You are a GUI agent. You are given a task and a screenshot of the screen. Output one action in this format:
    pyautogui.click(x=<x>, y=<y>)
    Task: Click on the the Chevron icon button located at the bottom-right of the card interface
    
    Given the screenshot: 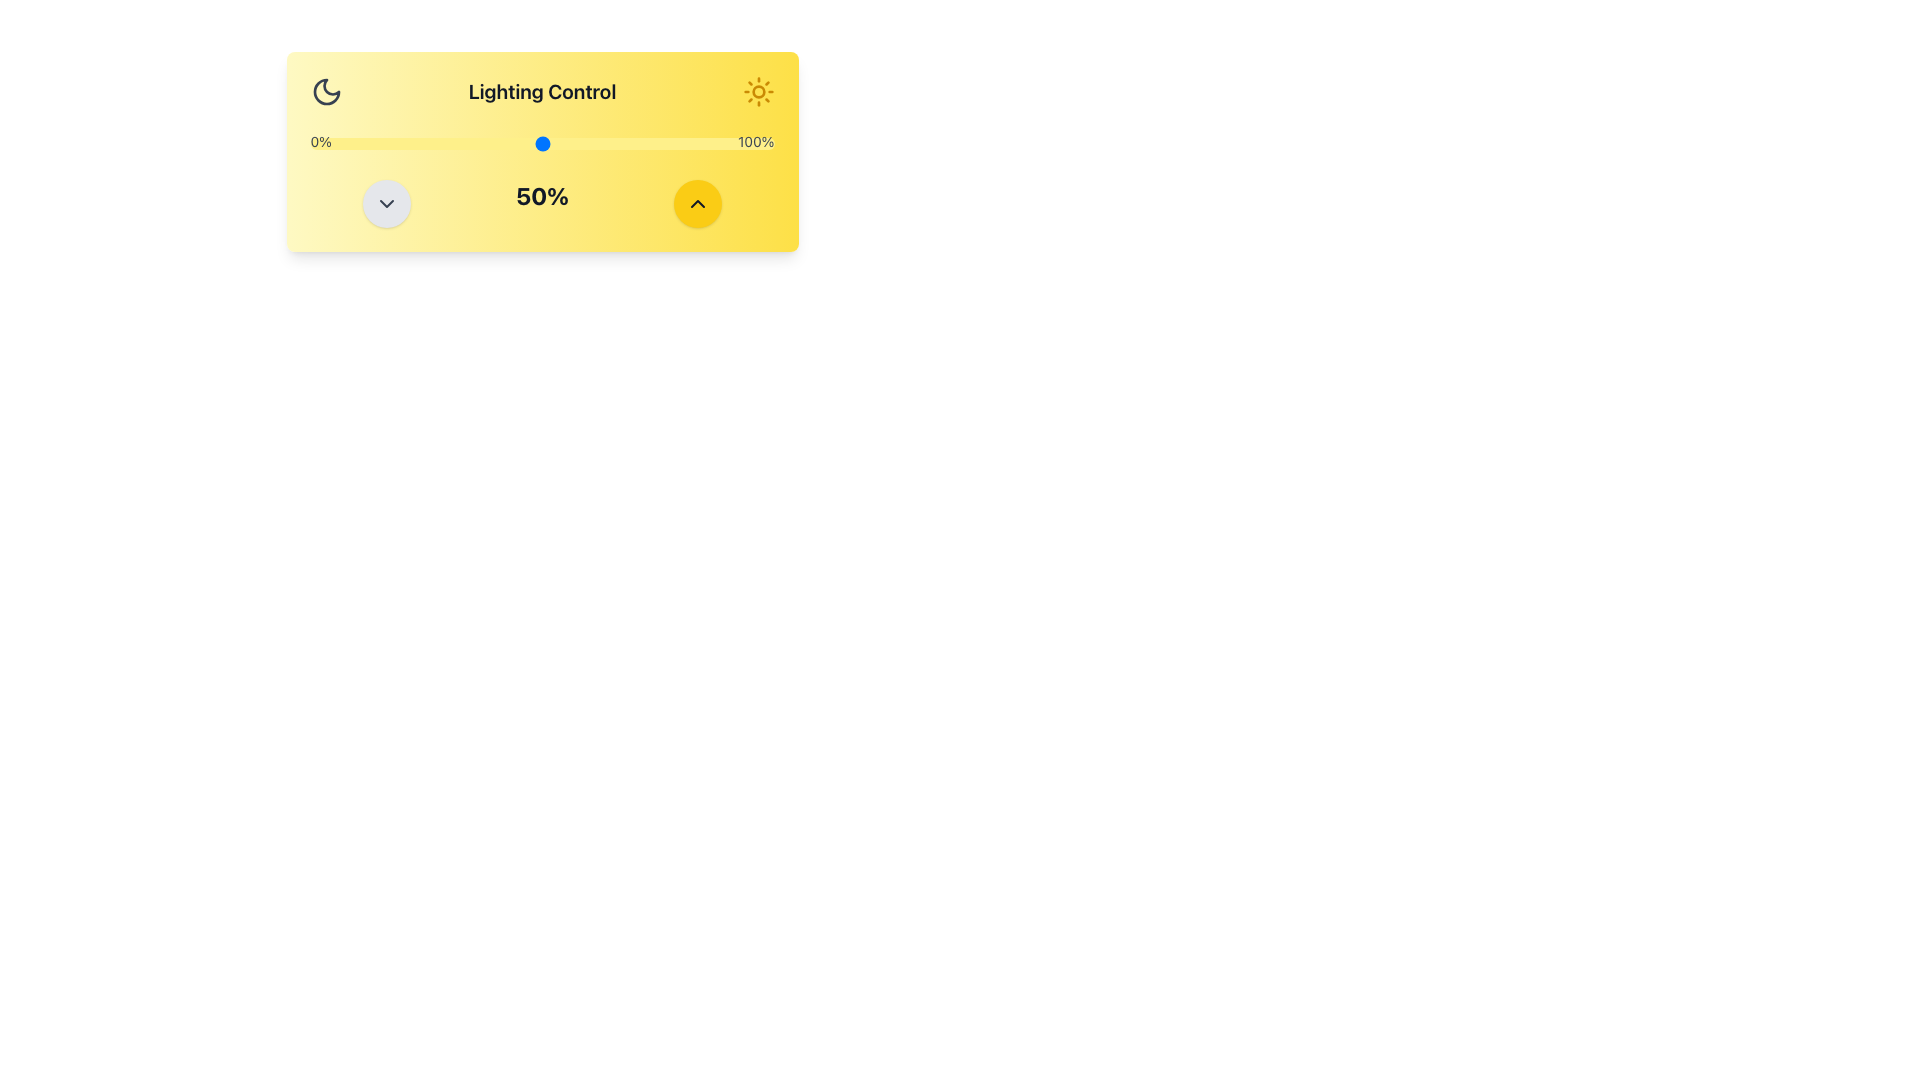 What is the action you would take?
    pyautogui.click(x=386, y=204)
    